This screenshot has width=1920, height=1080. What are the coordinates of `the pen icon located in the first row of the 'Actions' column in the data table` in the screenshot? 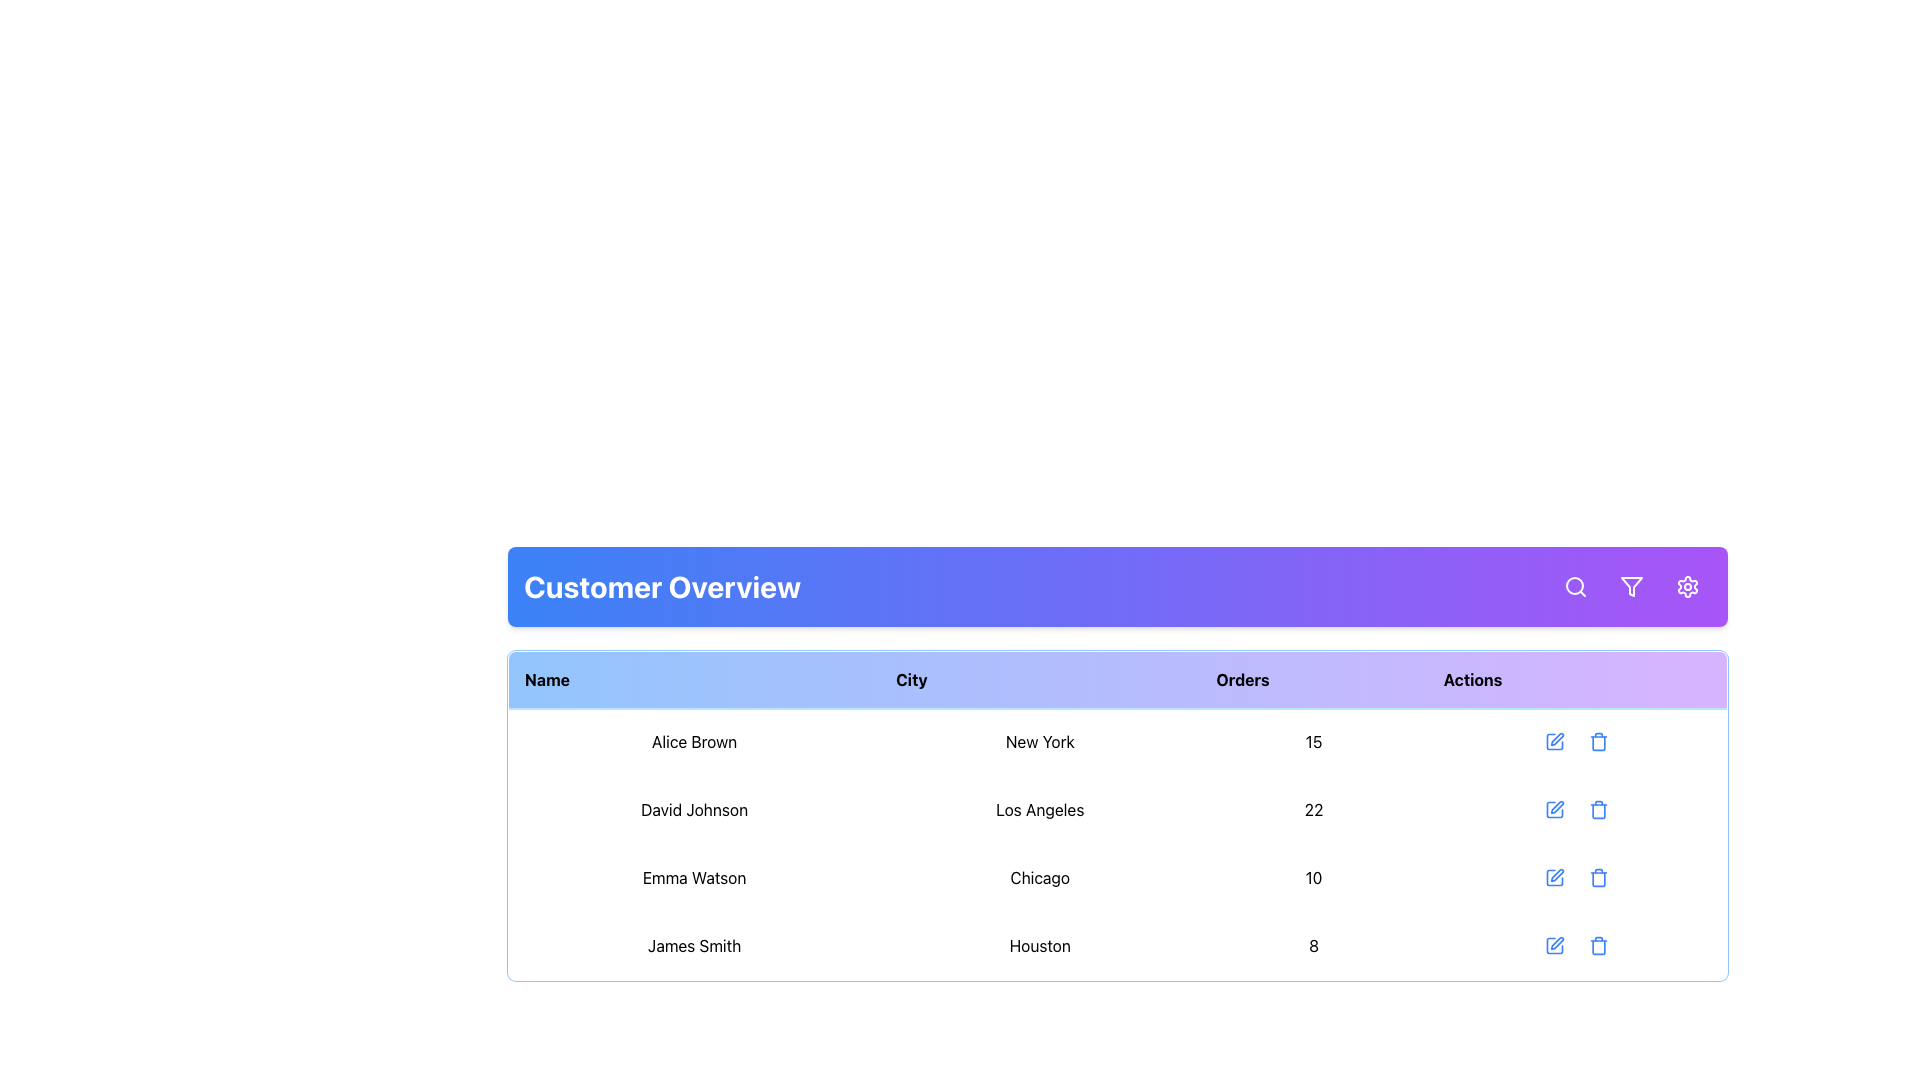 It's located at (1555, 739).